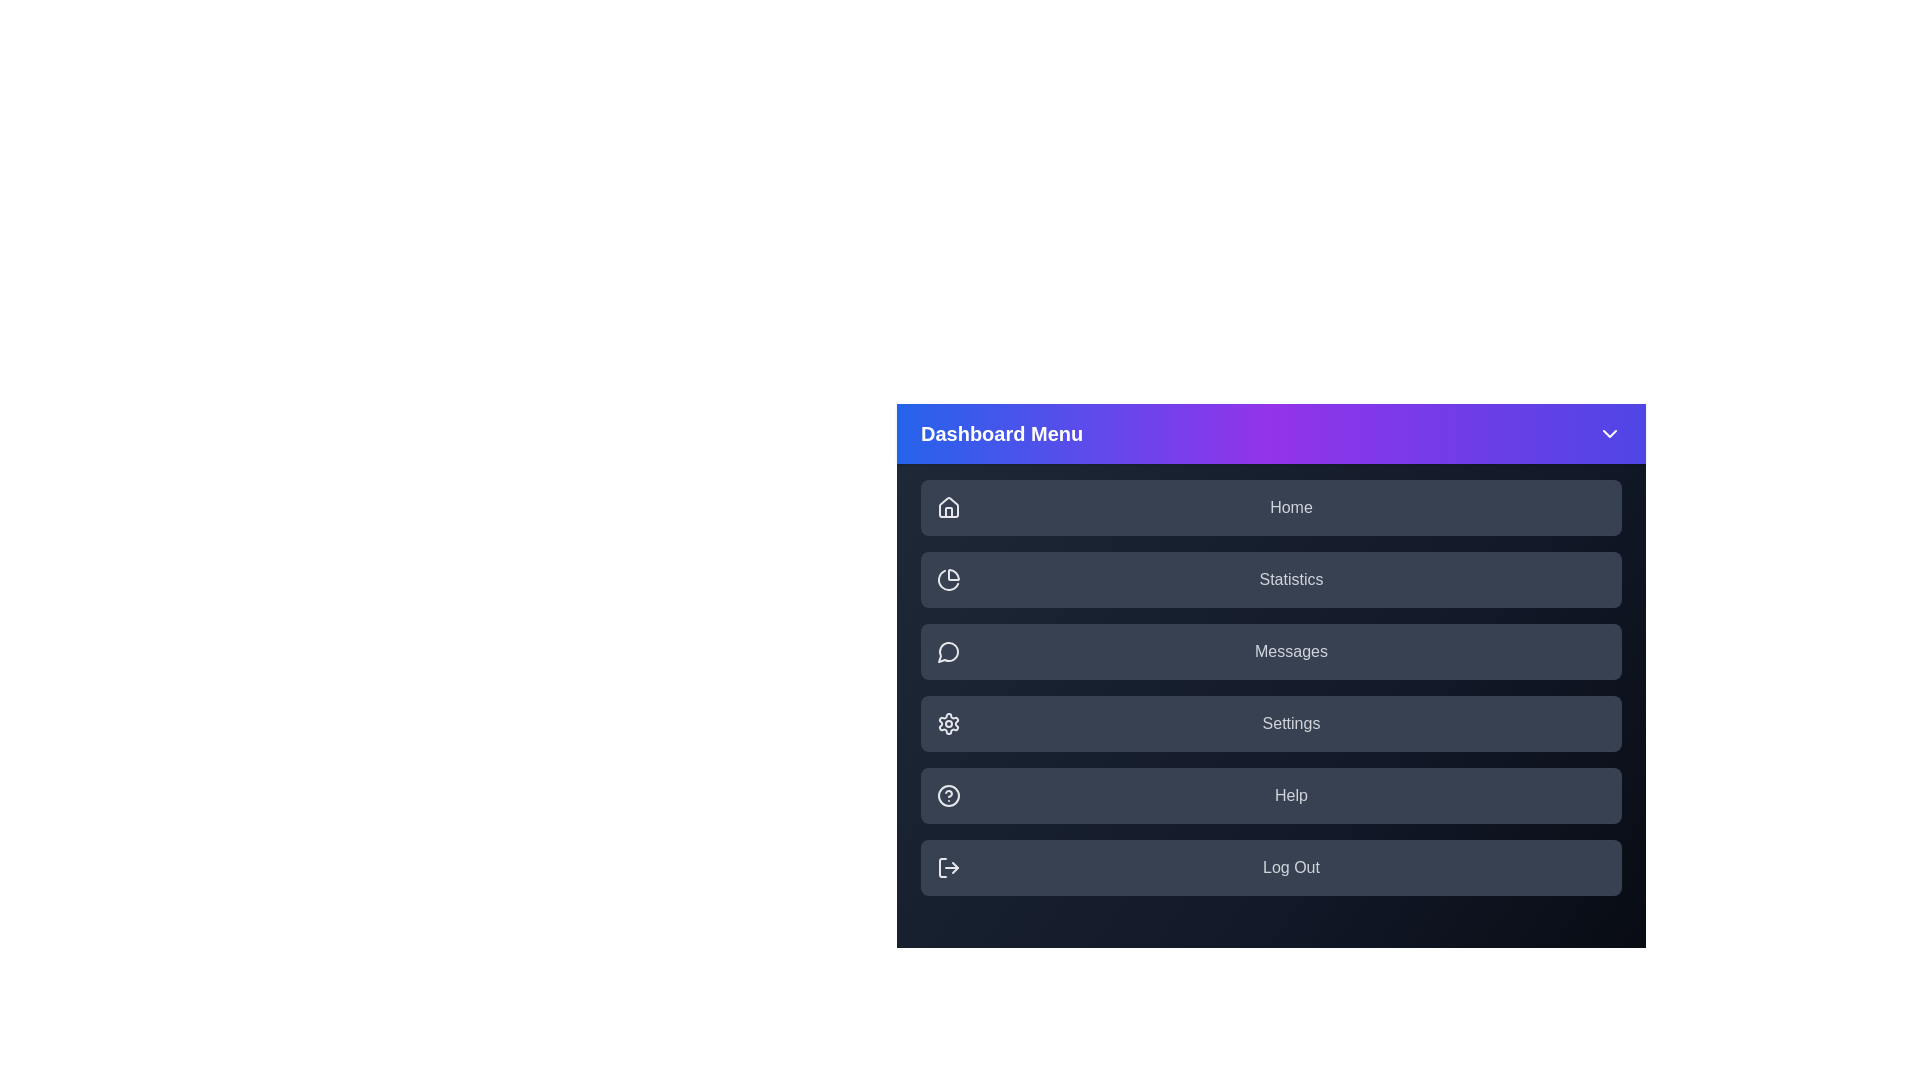  I want to click on the header to toggle the menu visibility, so click(1270, 433).